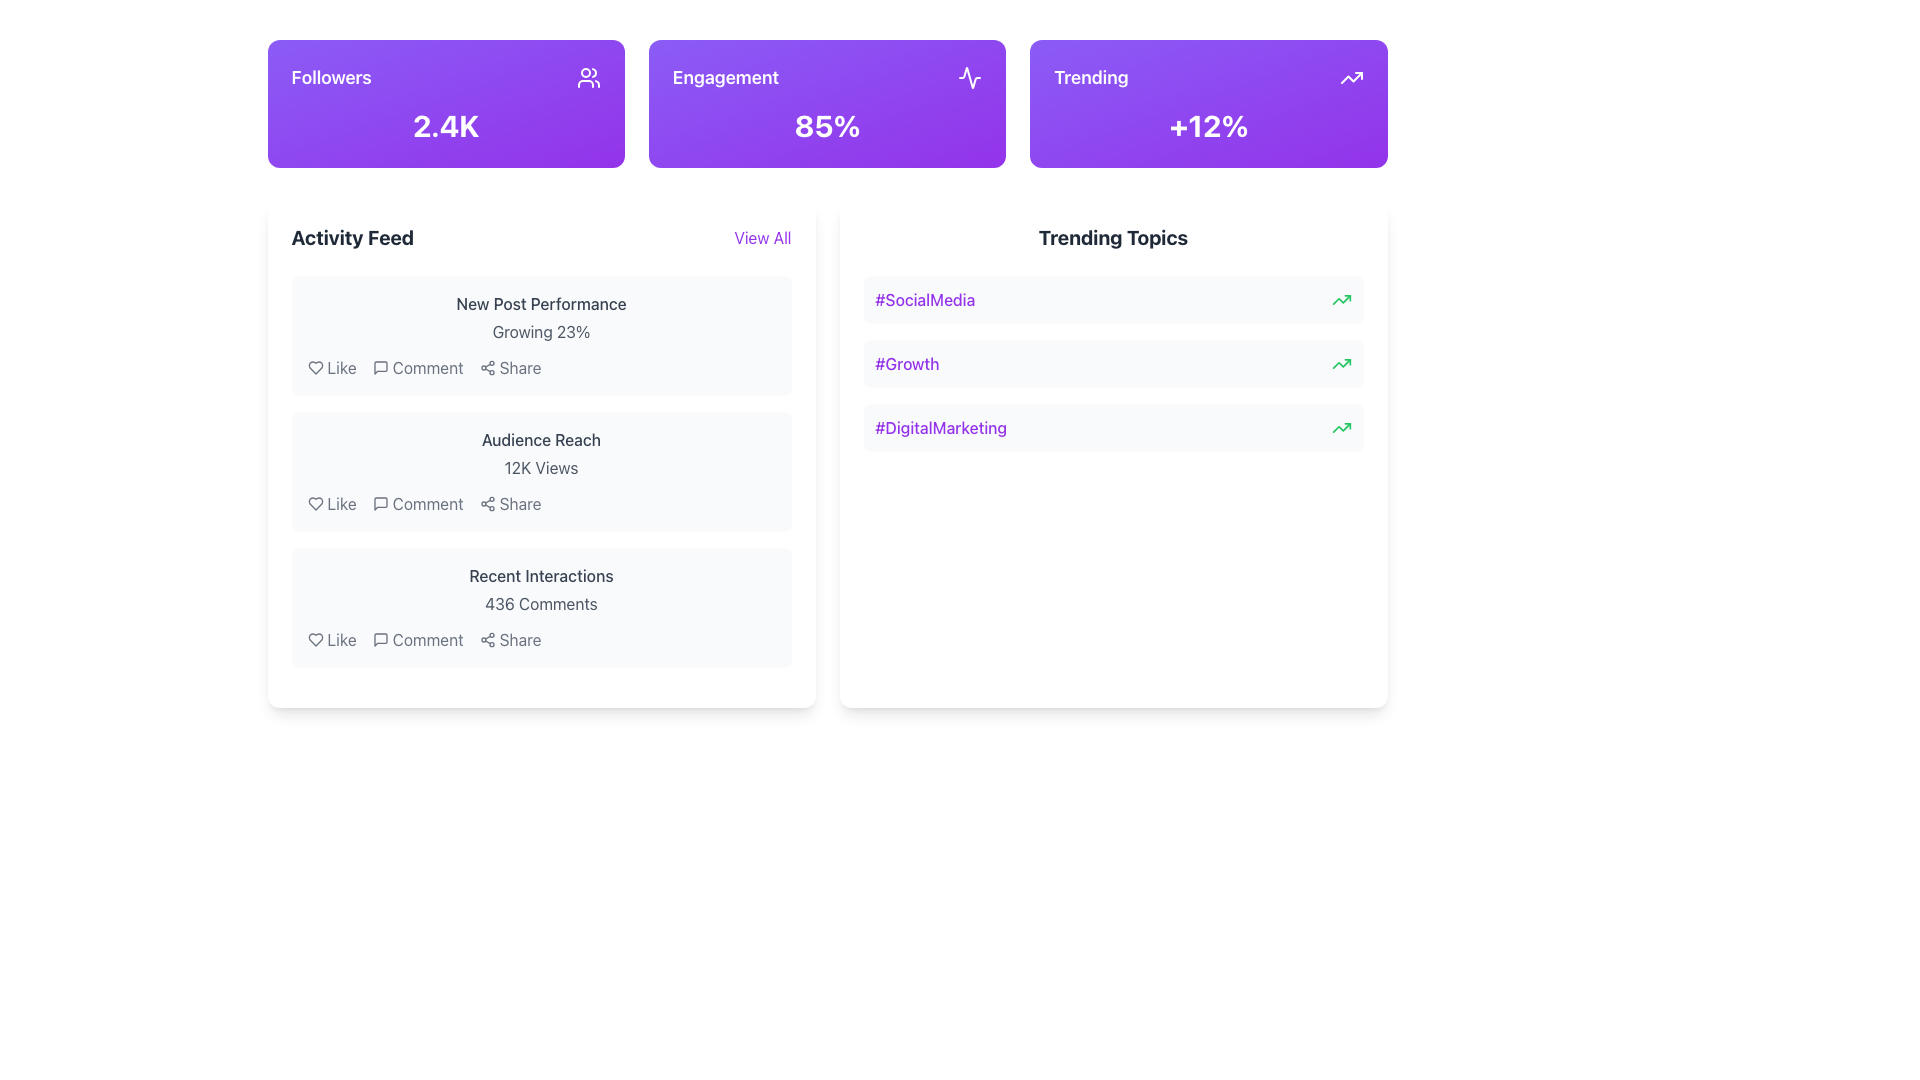 The height and width of the screenshot is (1080, 1920). What do you see at coordinates (1112, 427) in the screenshot?
I see `the third list item in the 'Trending Topics' section` at bounding box center [1112, 427].